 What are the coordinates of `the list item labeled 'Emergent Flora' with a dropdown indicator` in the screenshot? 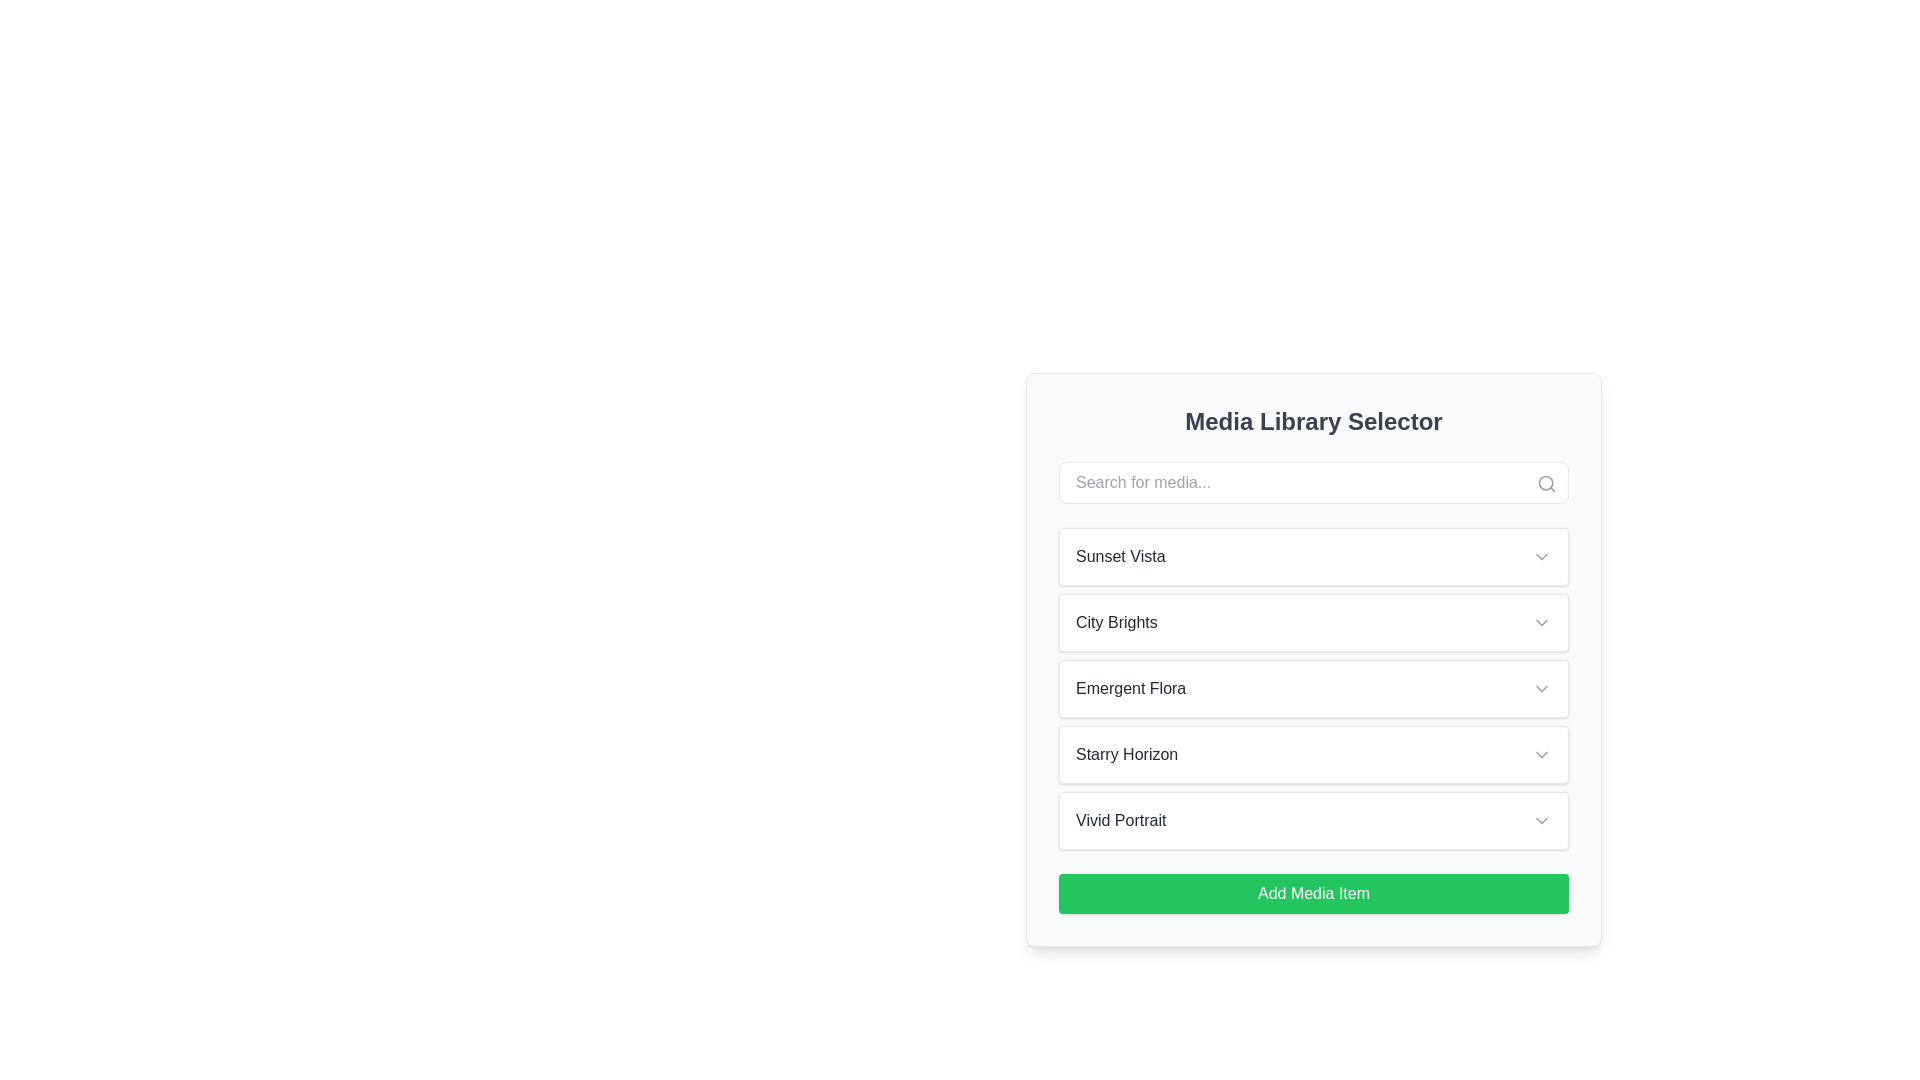 It's located at (1314, 688).